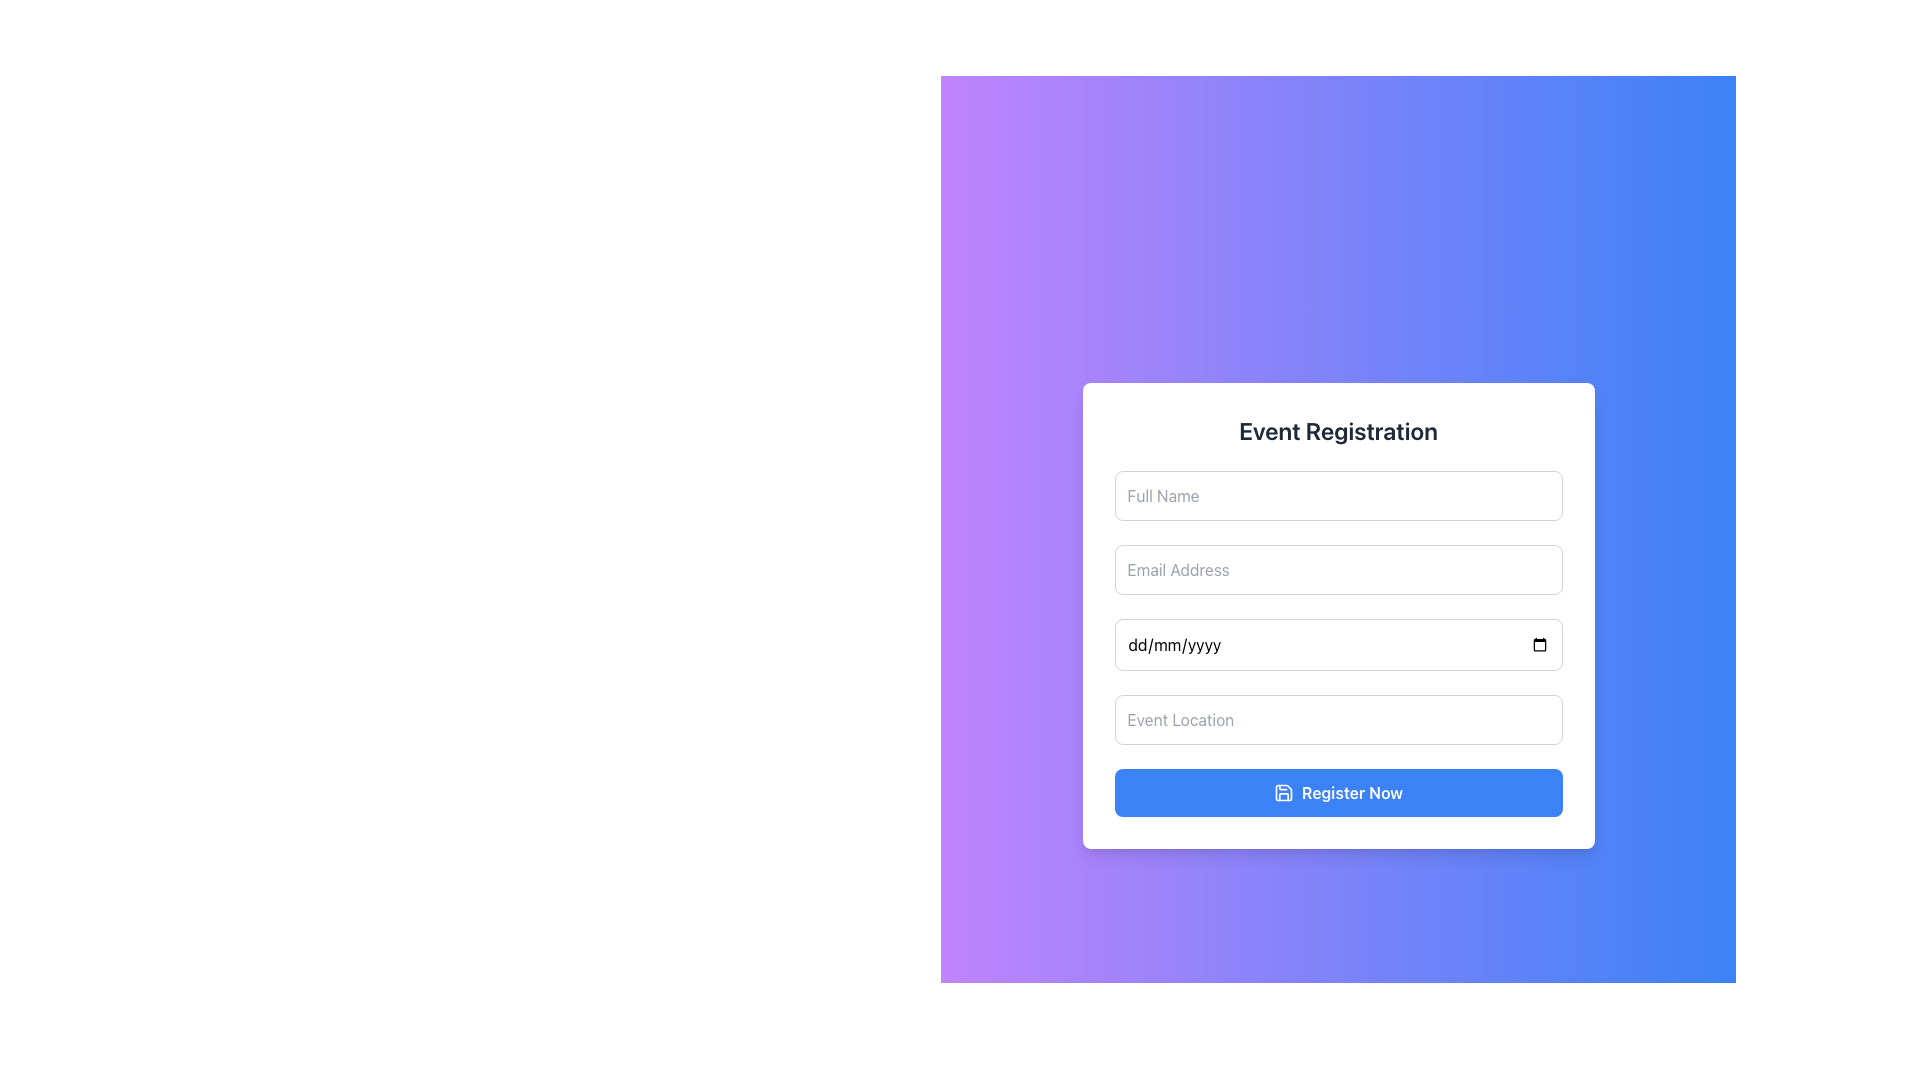  What do you see at coordinates (1283, 792) in the screenshot?
I see `the save icon located to the left of the 'Register Now' button to enhance user understanding of the button's function` at bounding box center [1283, 792].